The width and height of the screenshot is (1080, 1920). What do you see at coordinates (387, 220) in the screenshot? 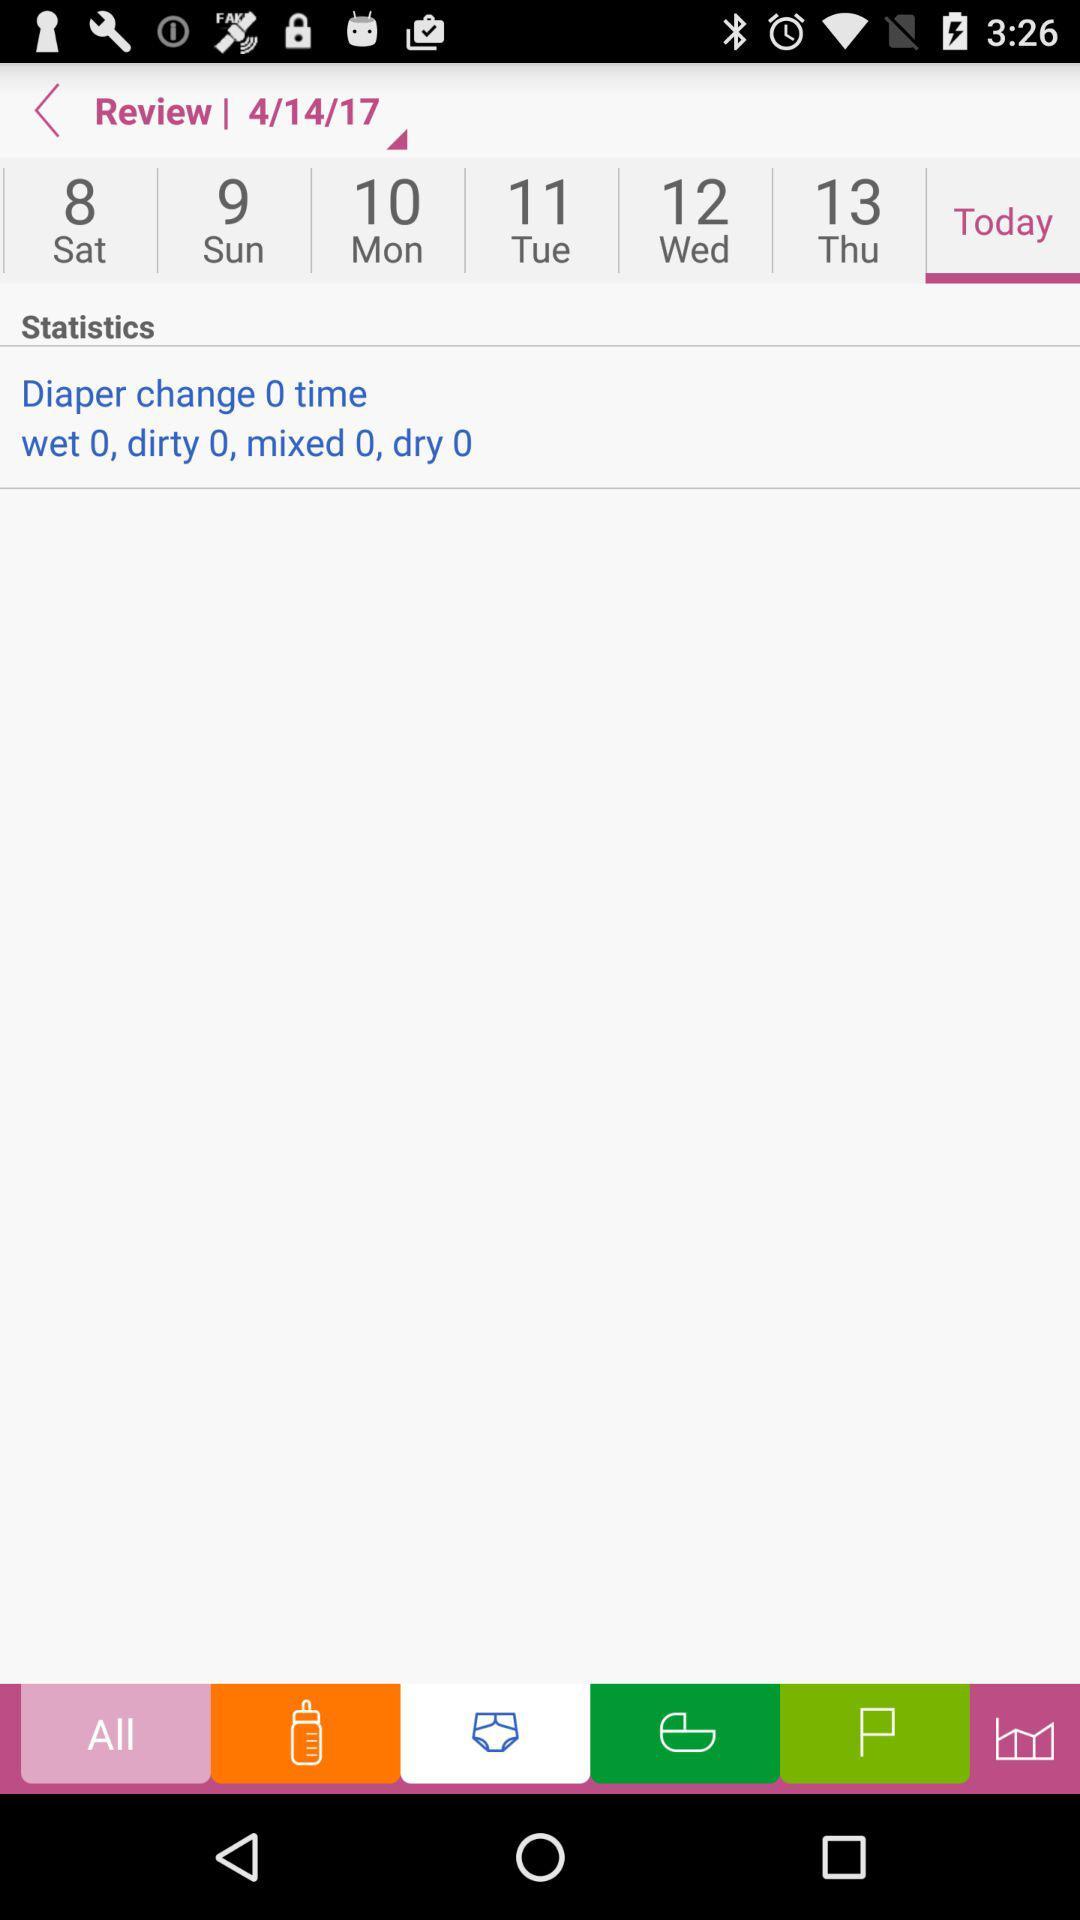
I see `item to the right of 9 icon` at bounding box center [387, 220].